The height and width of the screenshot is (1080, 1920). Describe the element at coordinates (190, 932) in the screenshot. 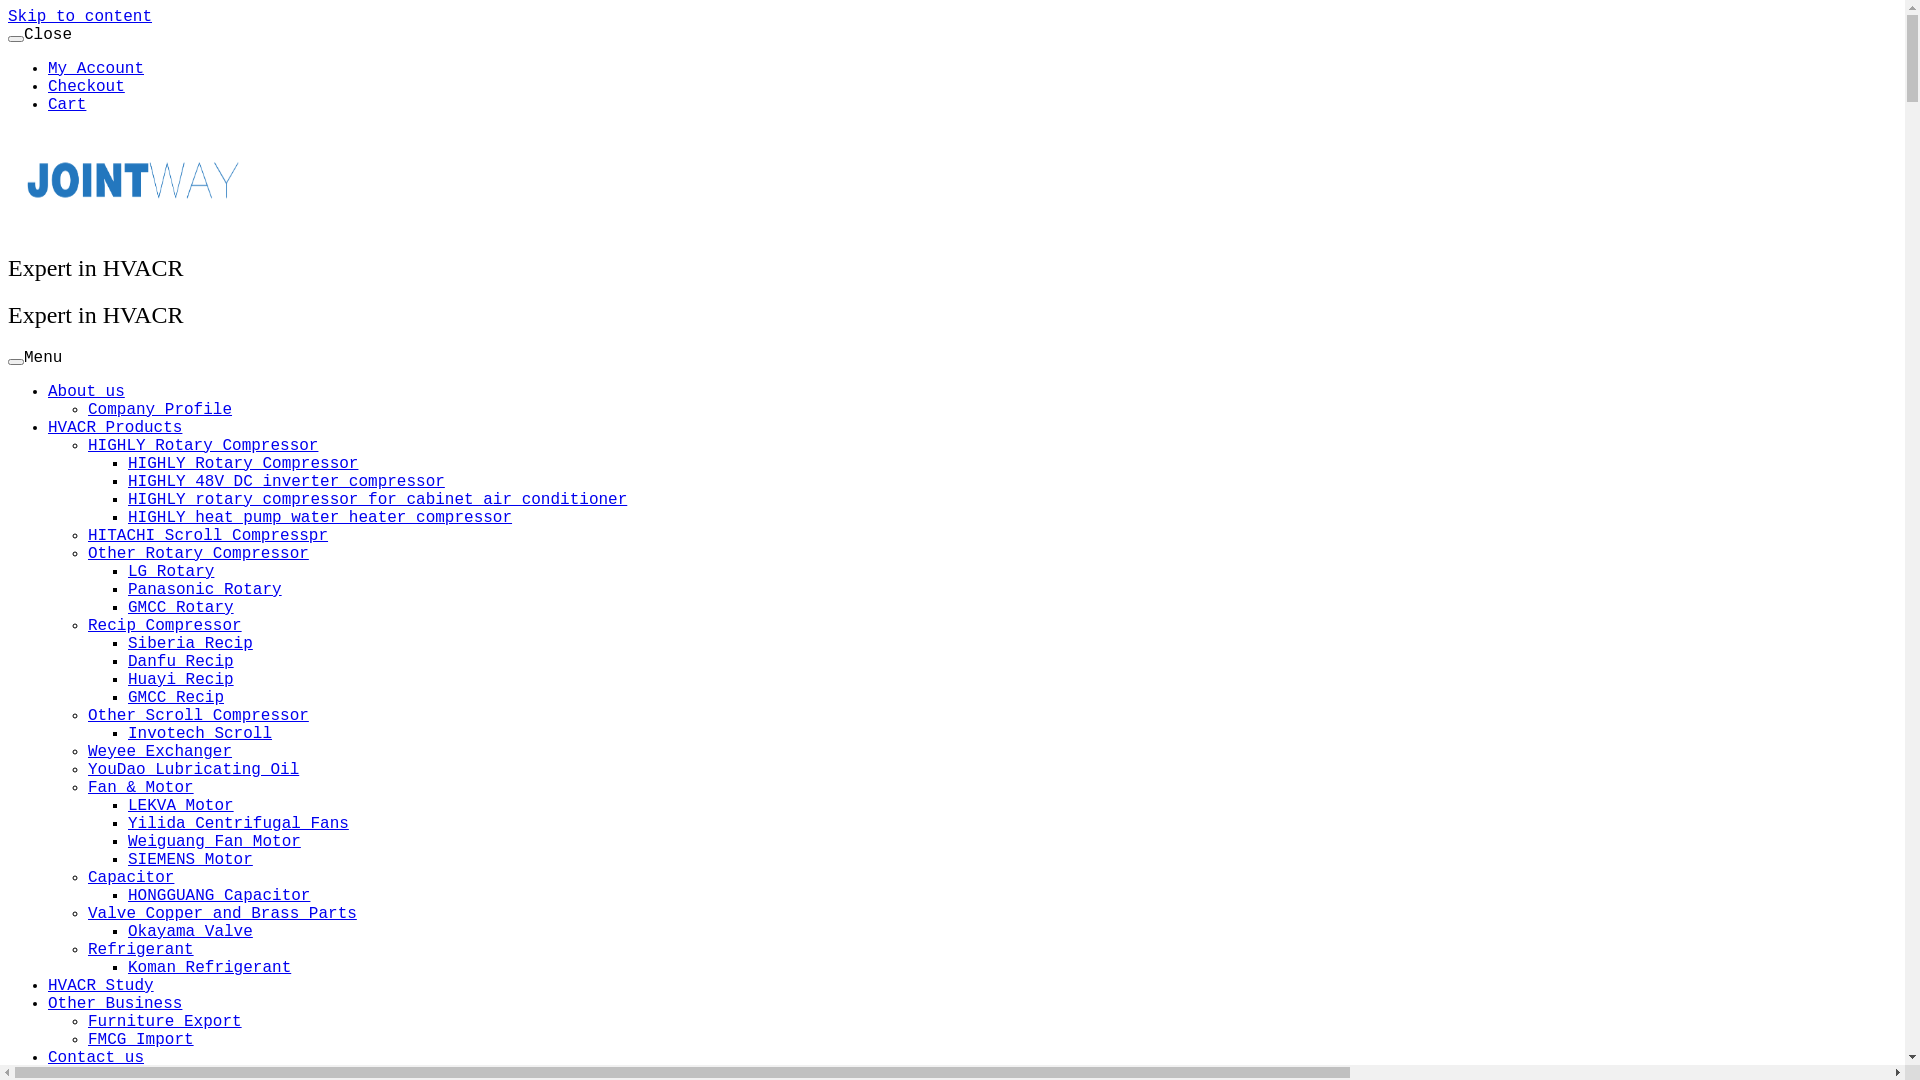

I see `'Okayama Valve'` at that location.